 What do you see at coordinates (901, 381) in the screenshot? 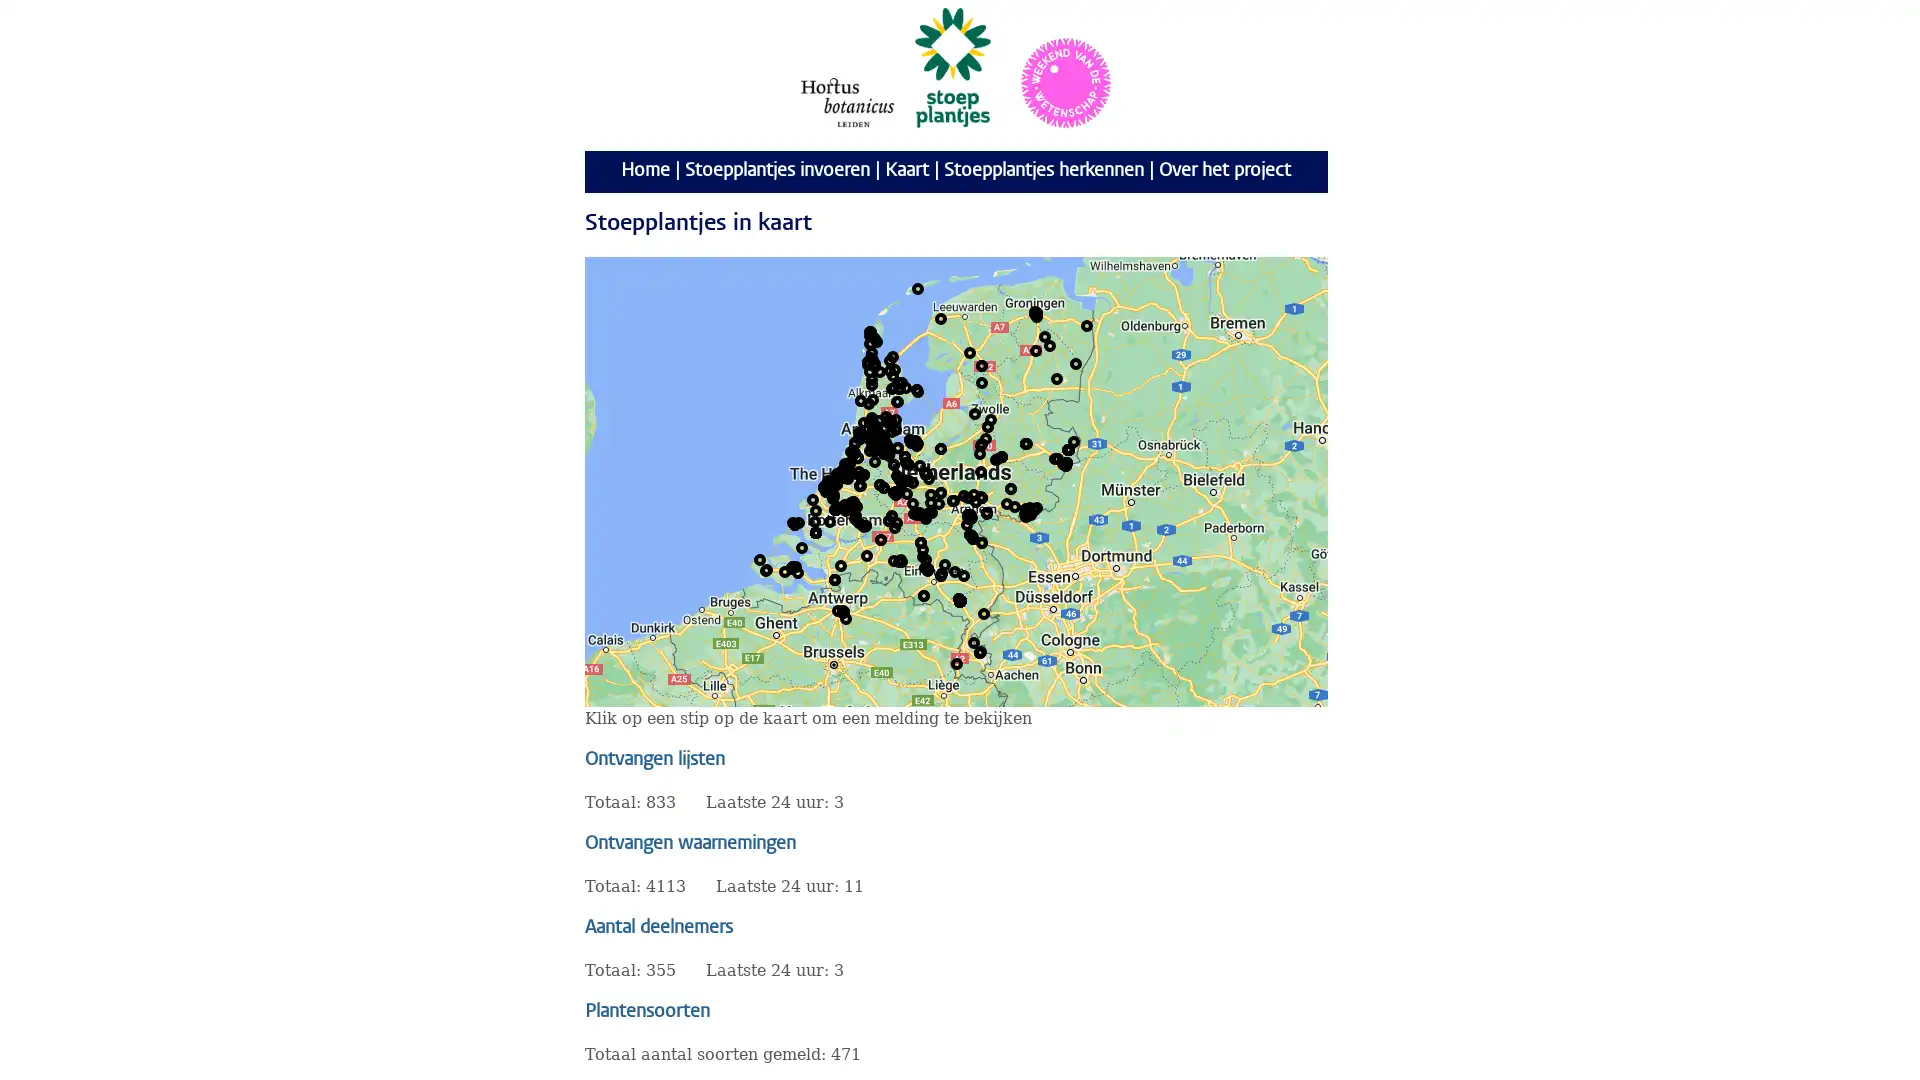
I see `Telling van U op 14 december 2021` at bounding box center [901, 381].